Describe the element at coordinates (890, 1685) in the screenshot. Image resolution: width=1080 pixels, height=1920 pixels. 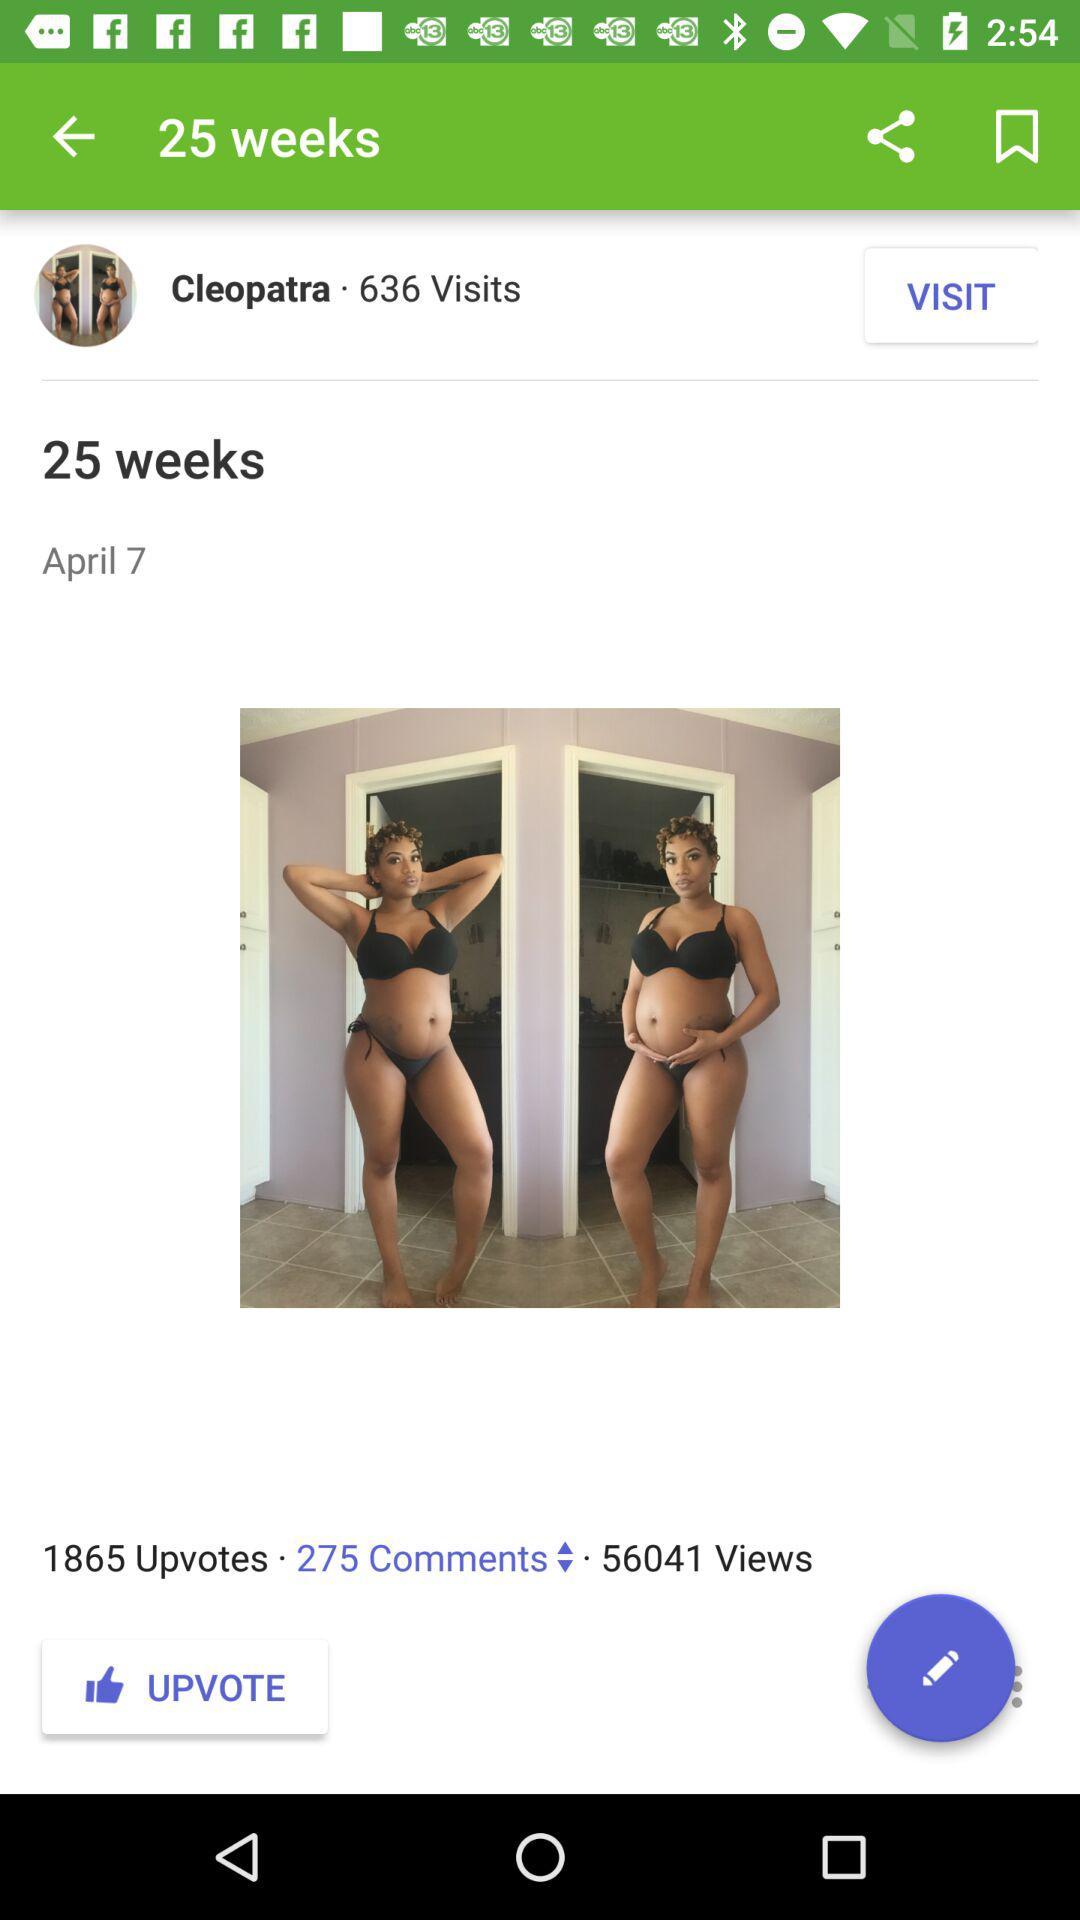
I see `the item next to the upvote item` at that location.